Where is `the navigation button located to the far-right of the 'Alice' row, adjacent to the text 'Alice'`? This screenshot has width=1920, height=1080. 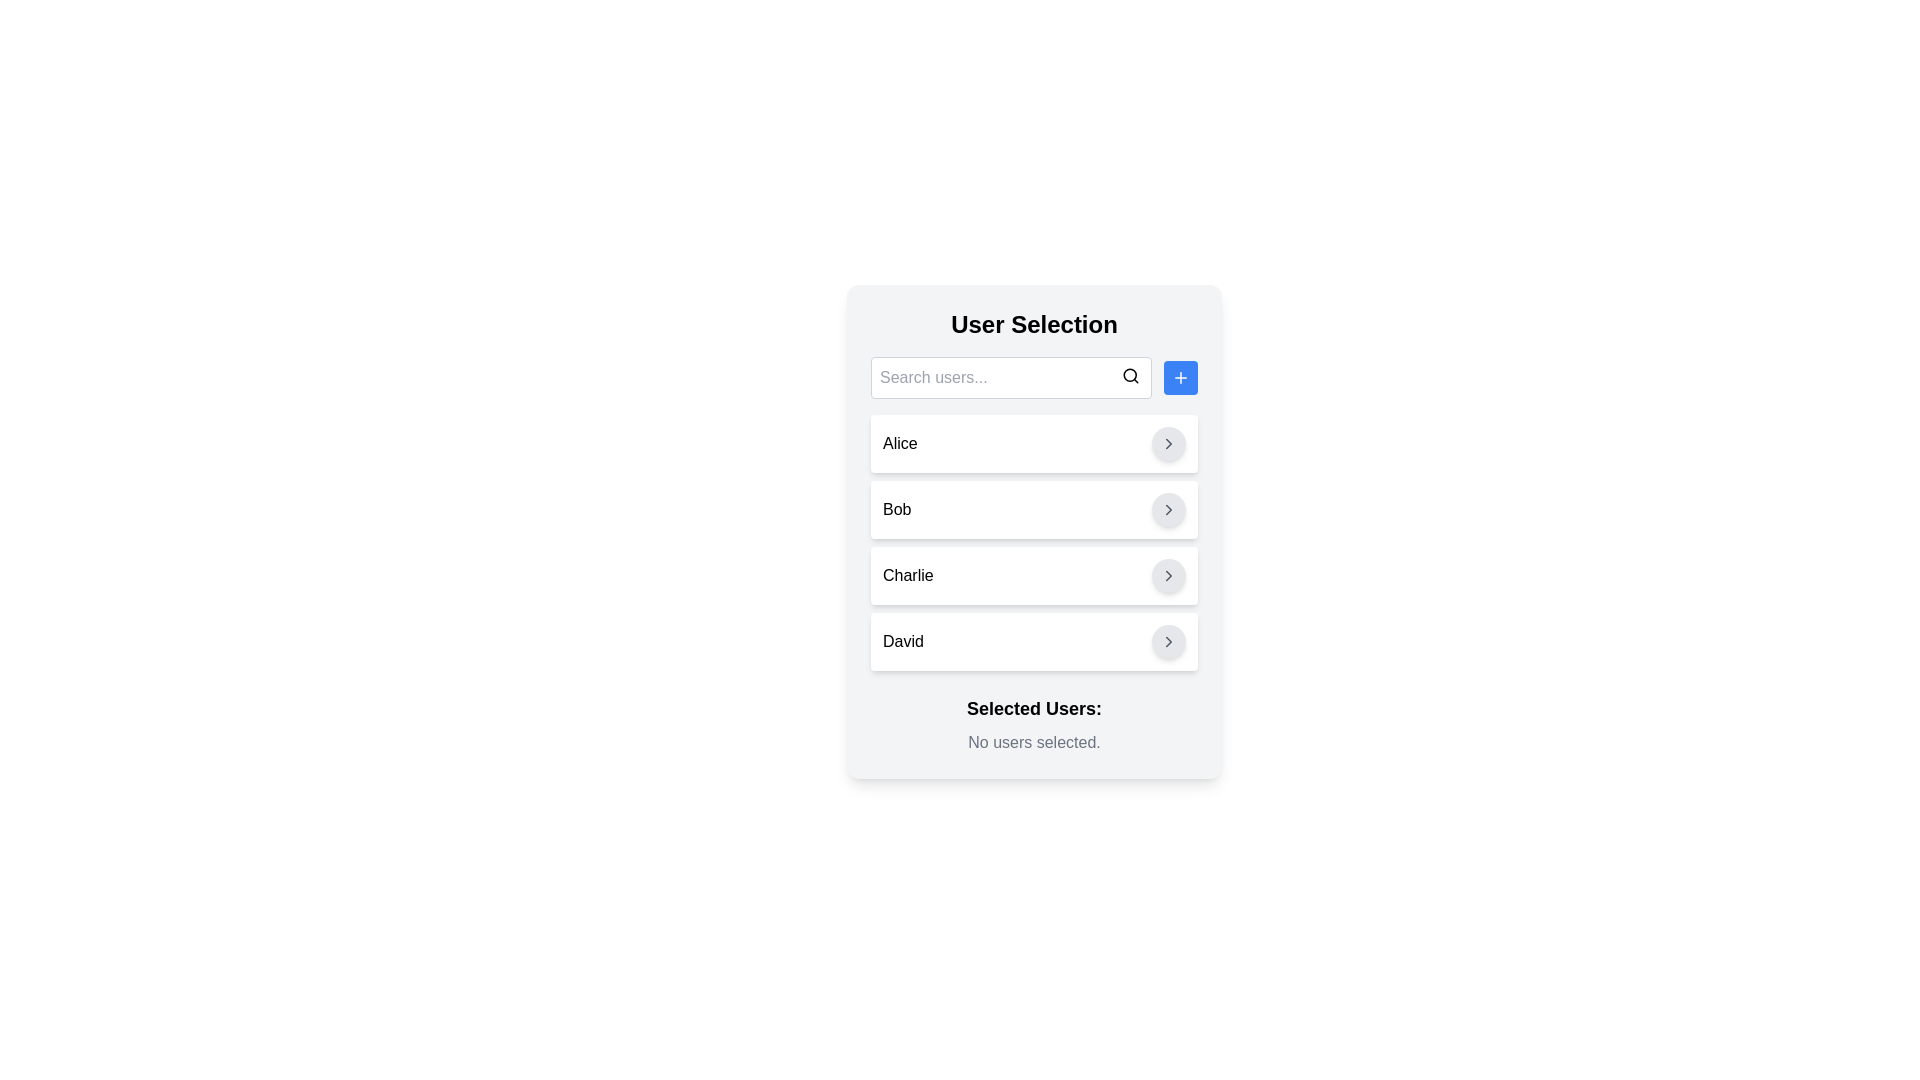 the navigation button located to the far-right of the 'Alice' row, adjacent to the text 'Alice' is located at coordinates (1169, 442).